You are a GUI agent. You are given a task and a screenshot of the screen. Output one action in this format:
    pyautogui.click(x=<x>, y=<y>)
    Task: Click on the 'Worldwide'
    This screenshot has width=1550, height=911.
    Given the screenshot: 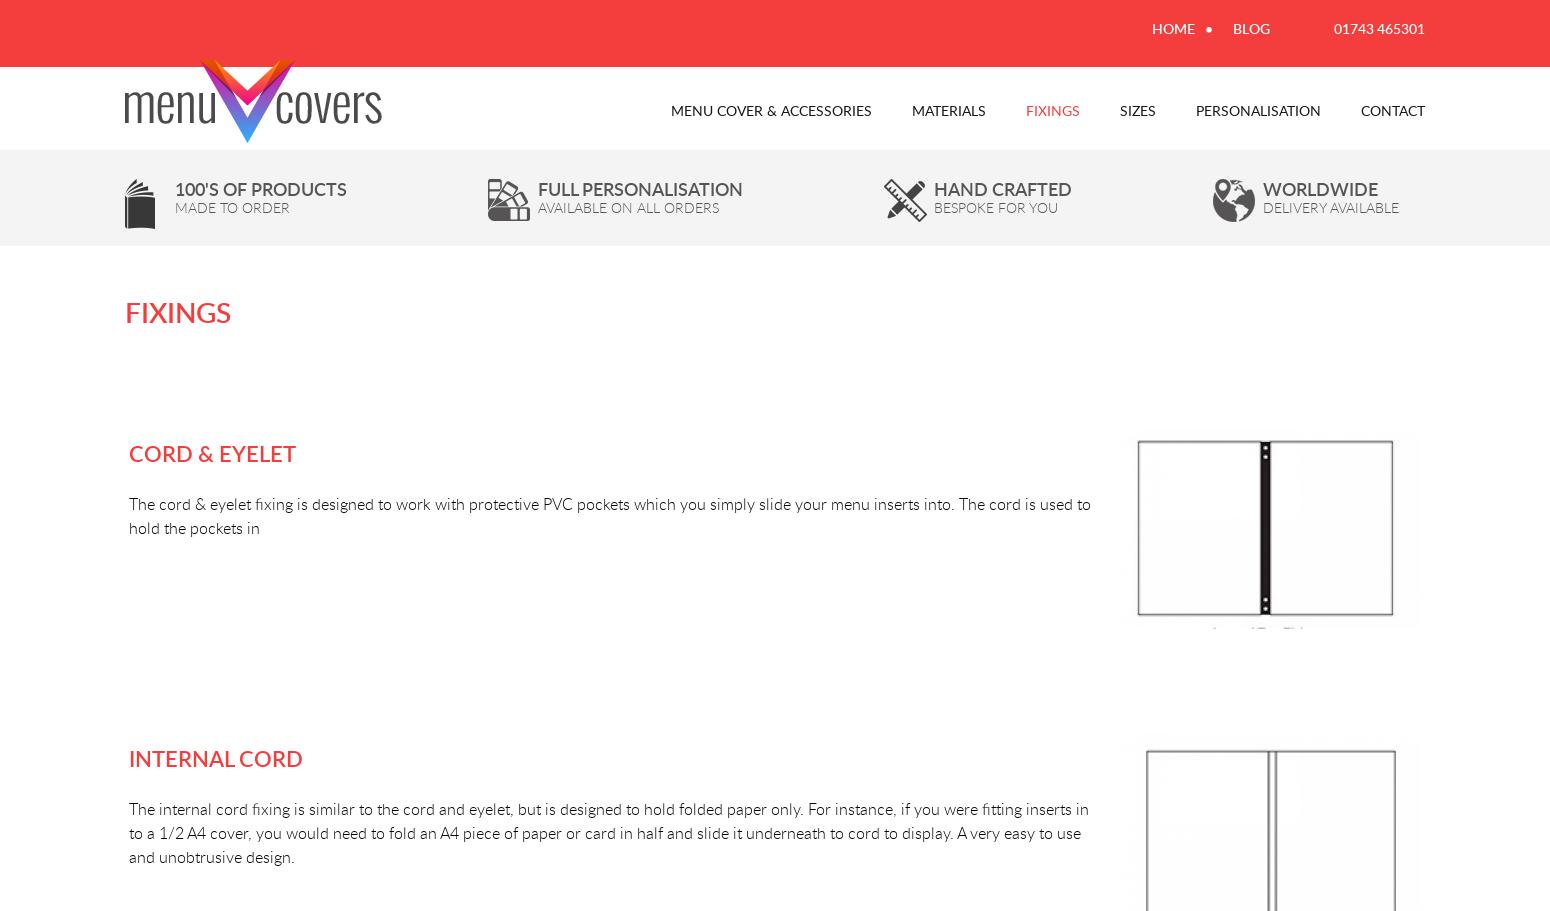 What is the action you would take?
    pyautogui.click(x=1320, y=187)
    